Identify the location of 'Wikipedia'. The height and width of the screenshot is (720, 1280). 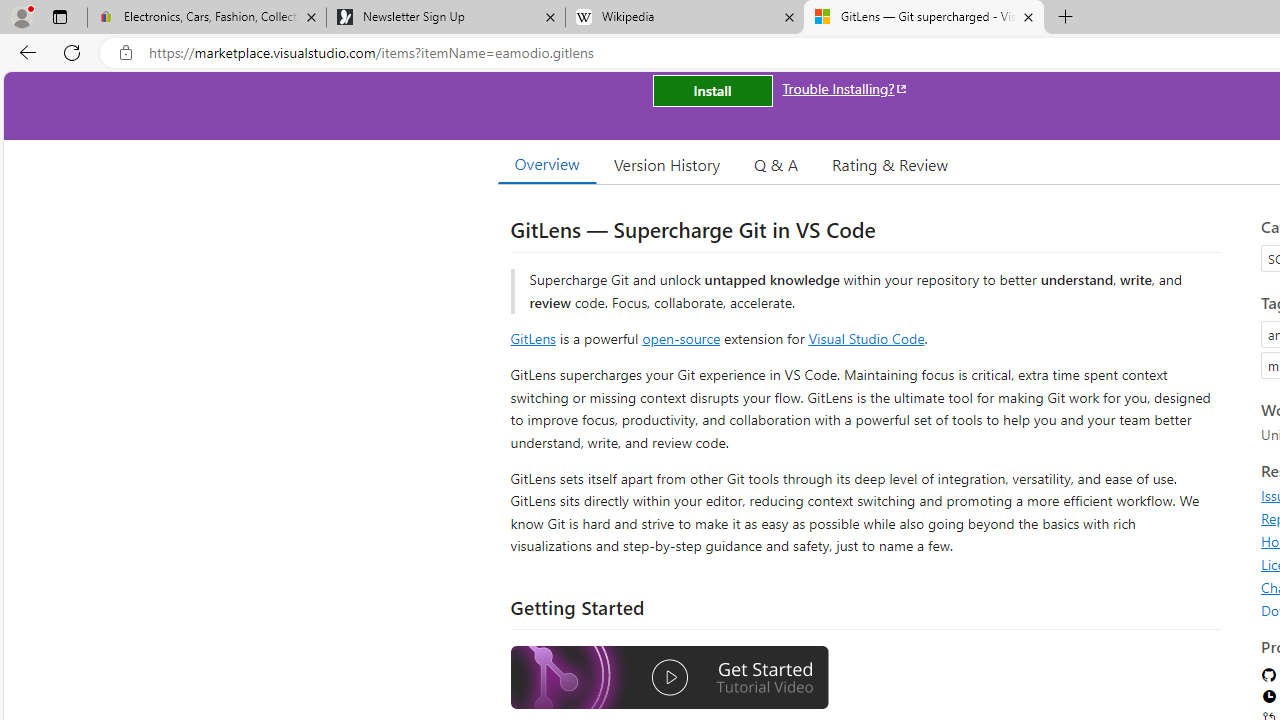
(684, 17).